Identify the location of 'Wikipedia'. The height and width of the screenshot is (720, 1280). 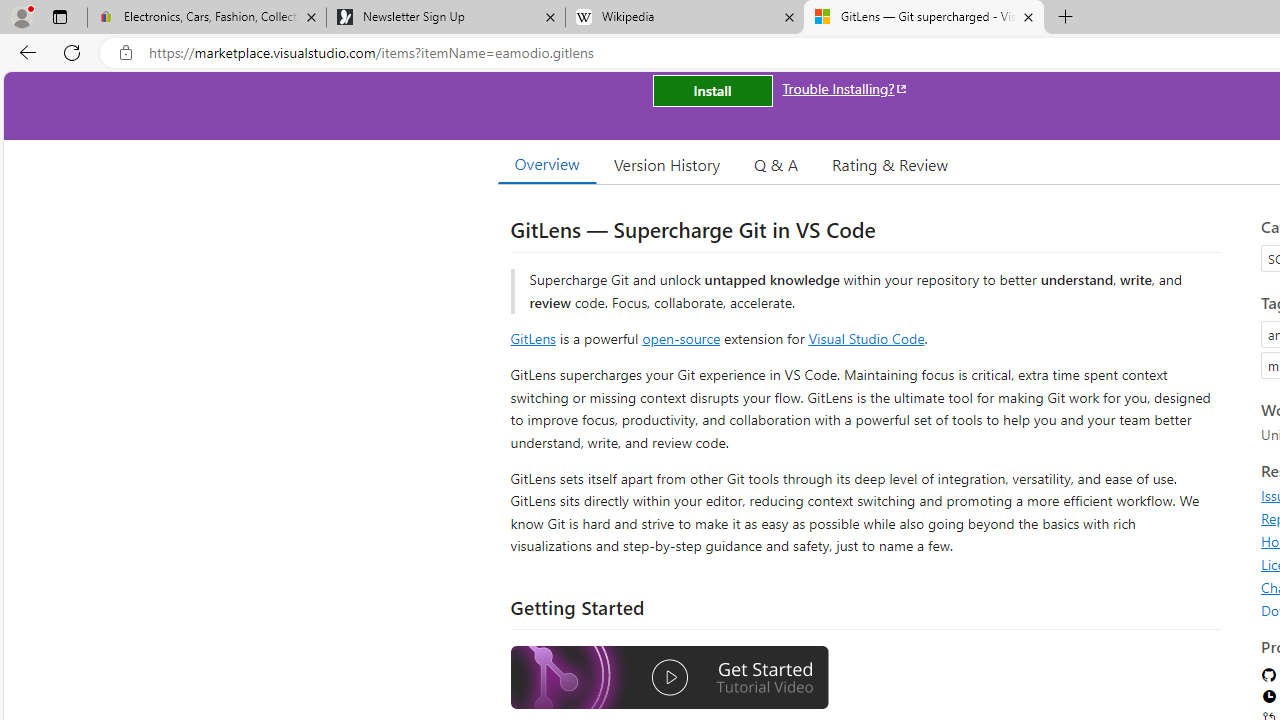
(684, 17).